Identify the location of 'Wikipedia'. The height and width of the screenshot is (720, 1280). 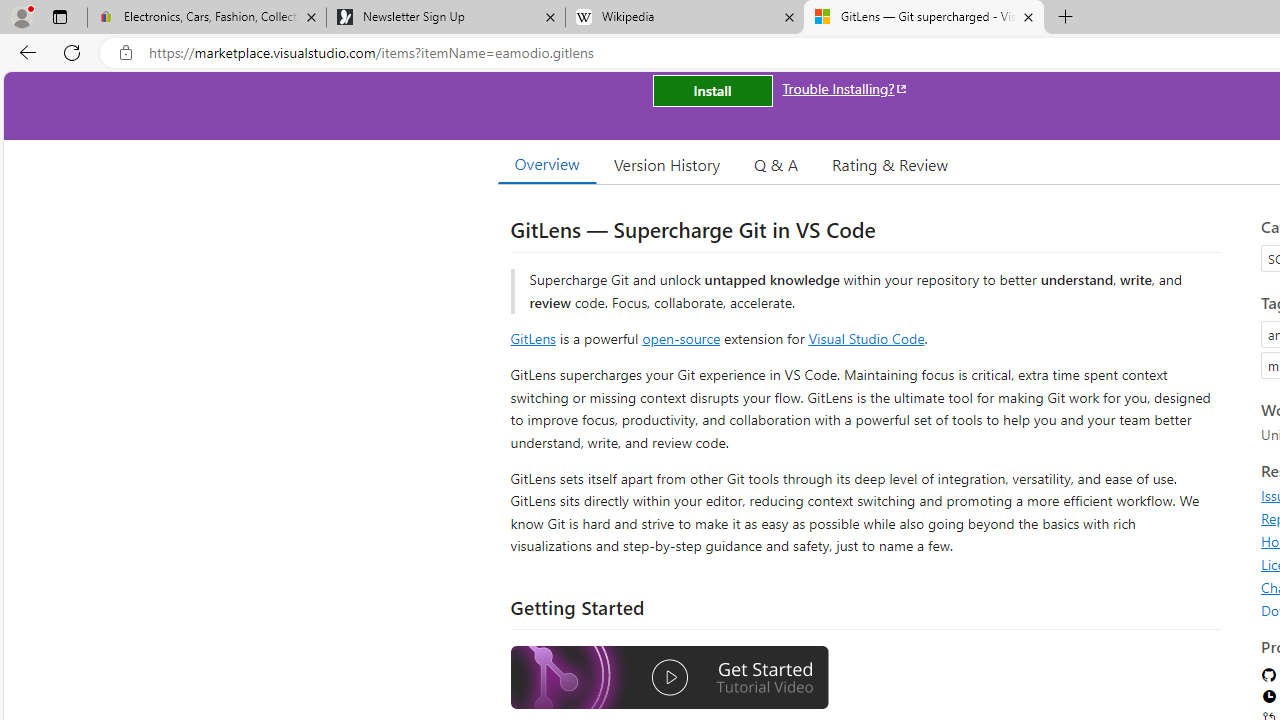
(684, 17).